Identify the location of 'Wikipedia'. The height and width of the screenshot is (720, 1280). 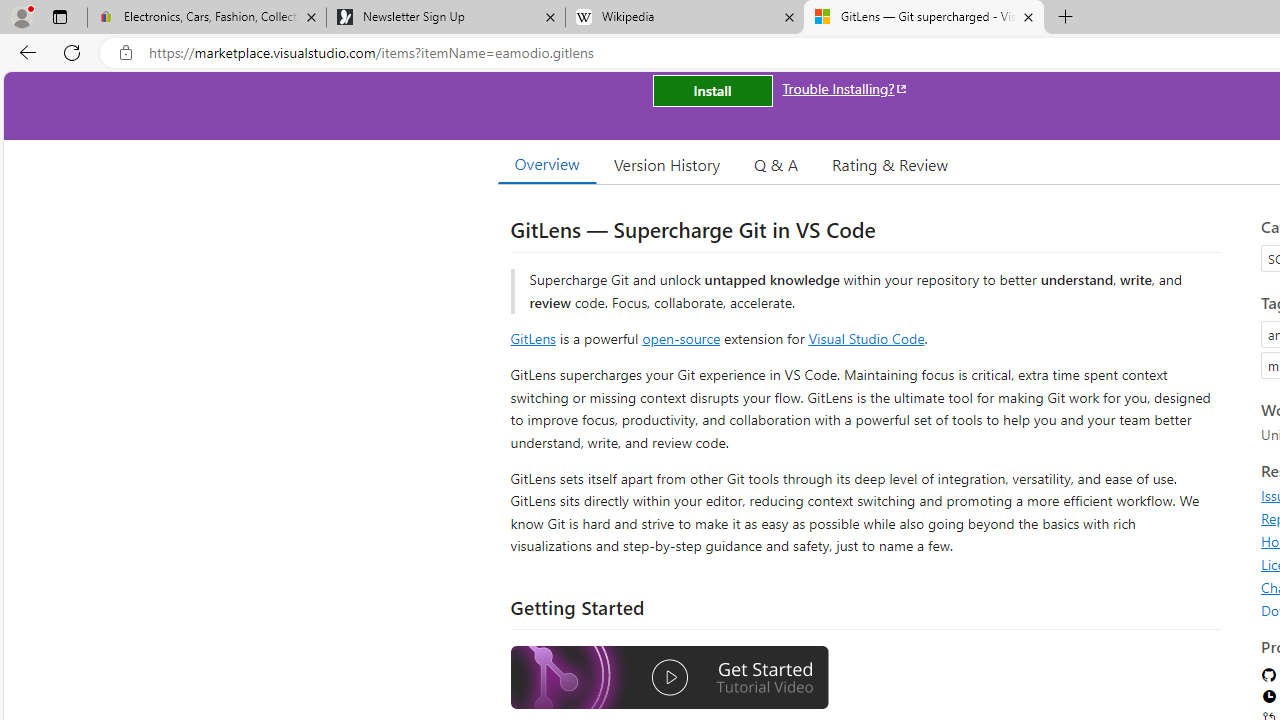
(684, 17).